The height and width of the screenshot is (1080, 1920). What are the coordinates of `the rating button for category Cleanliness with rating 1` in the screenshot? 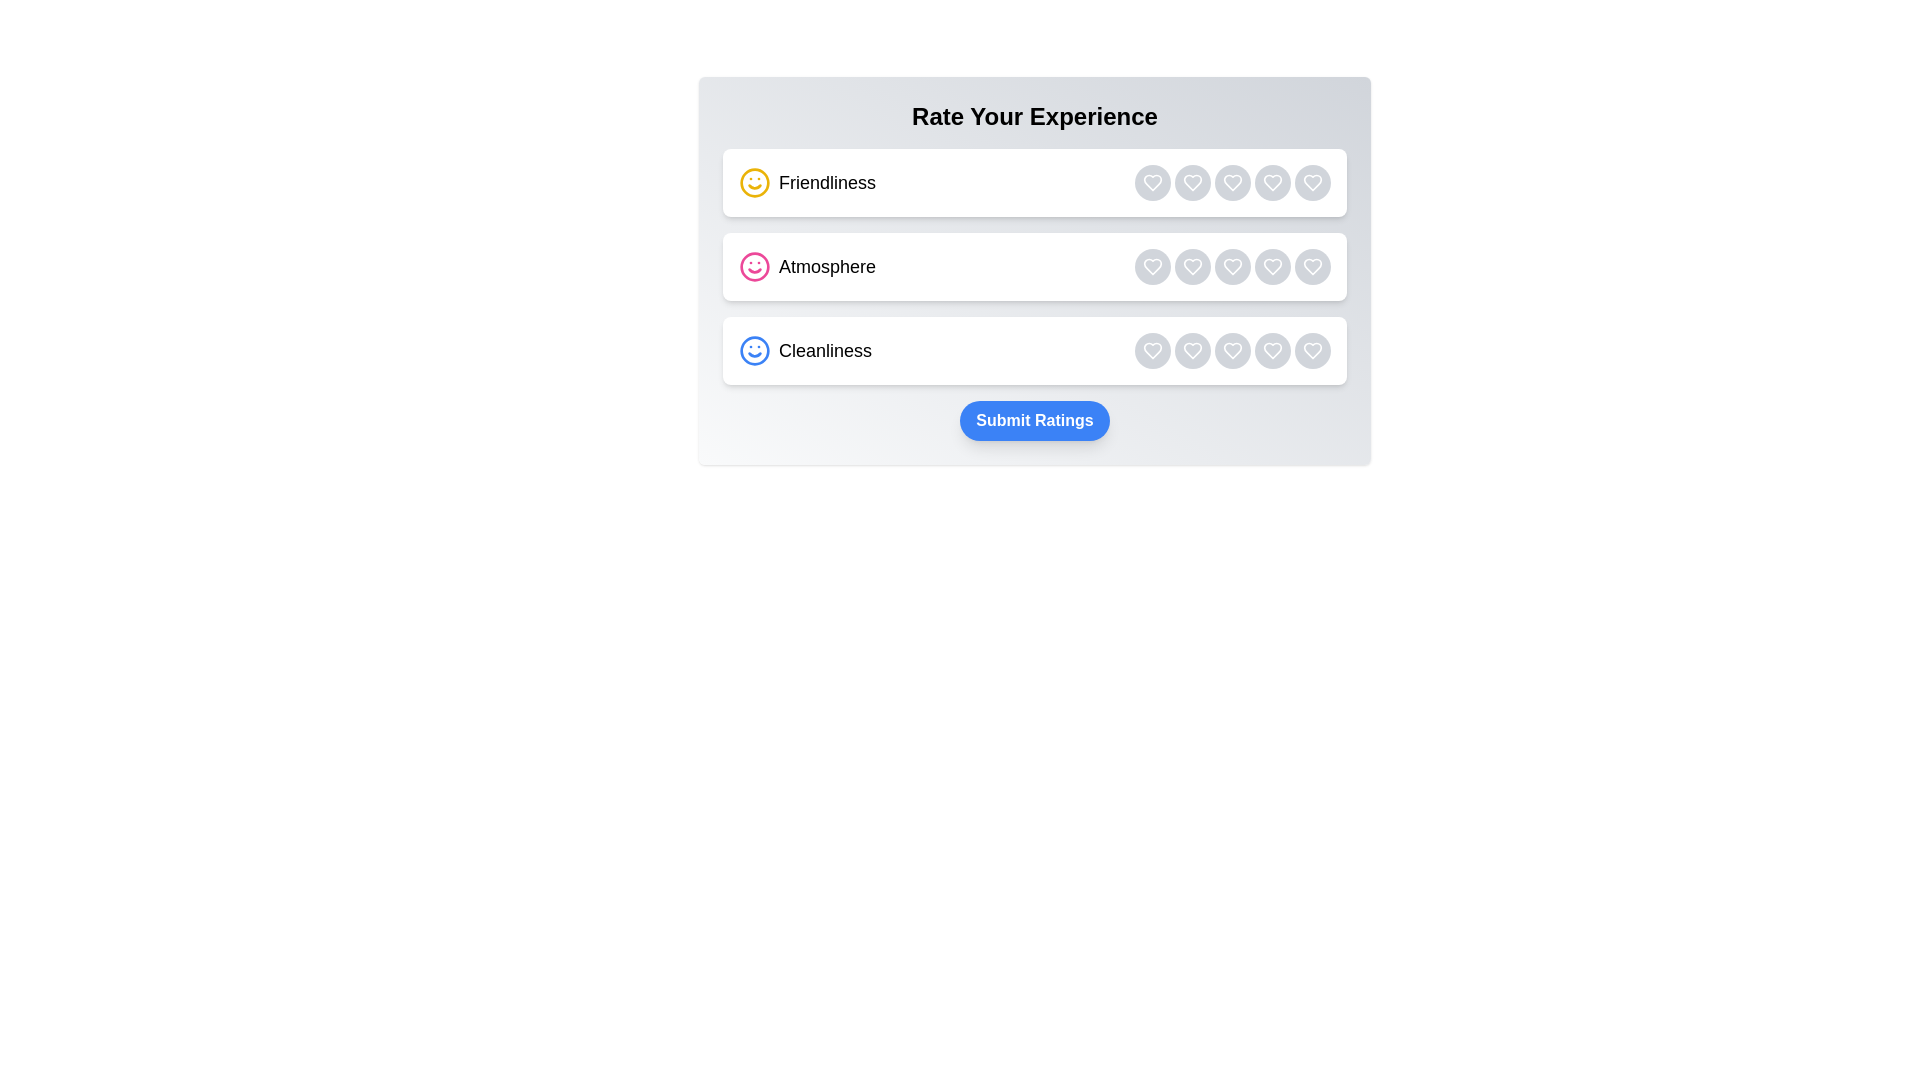 It's located at (1152, 350).